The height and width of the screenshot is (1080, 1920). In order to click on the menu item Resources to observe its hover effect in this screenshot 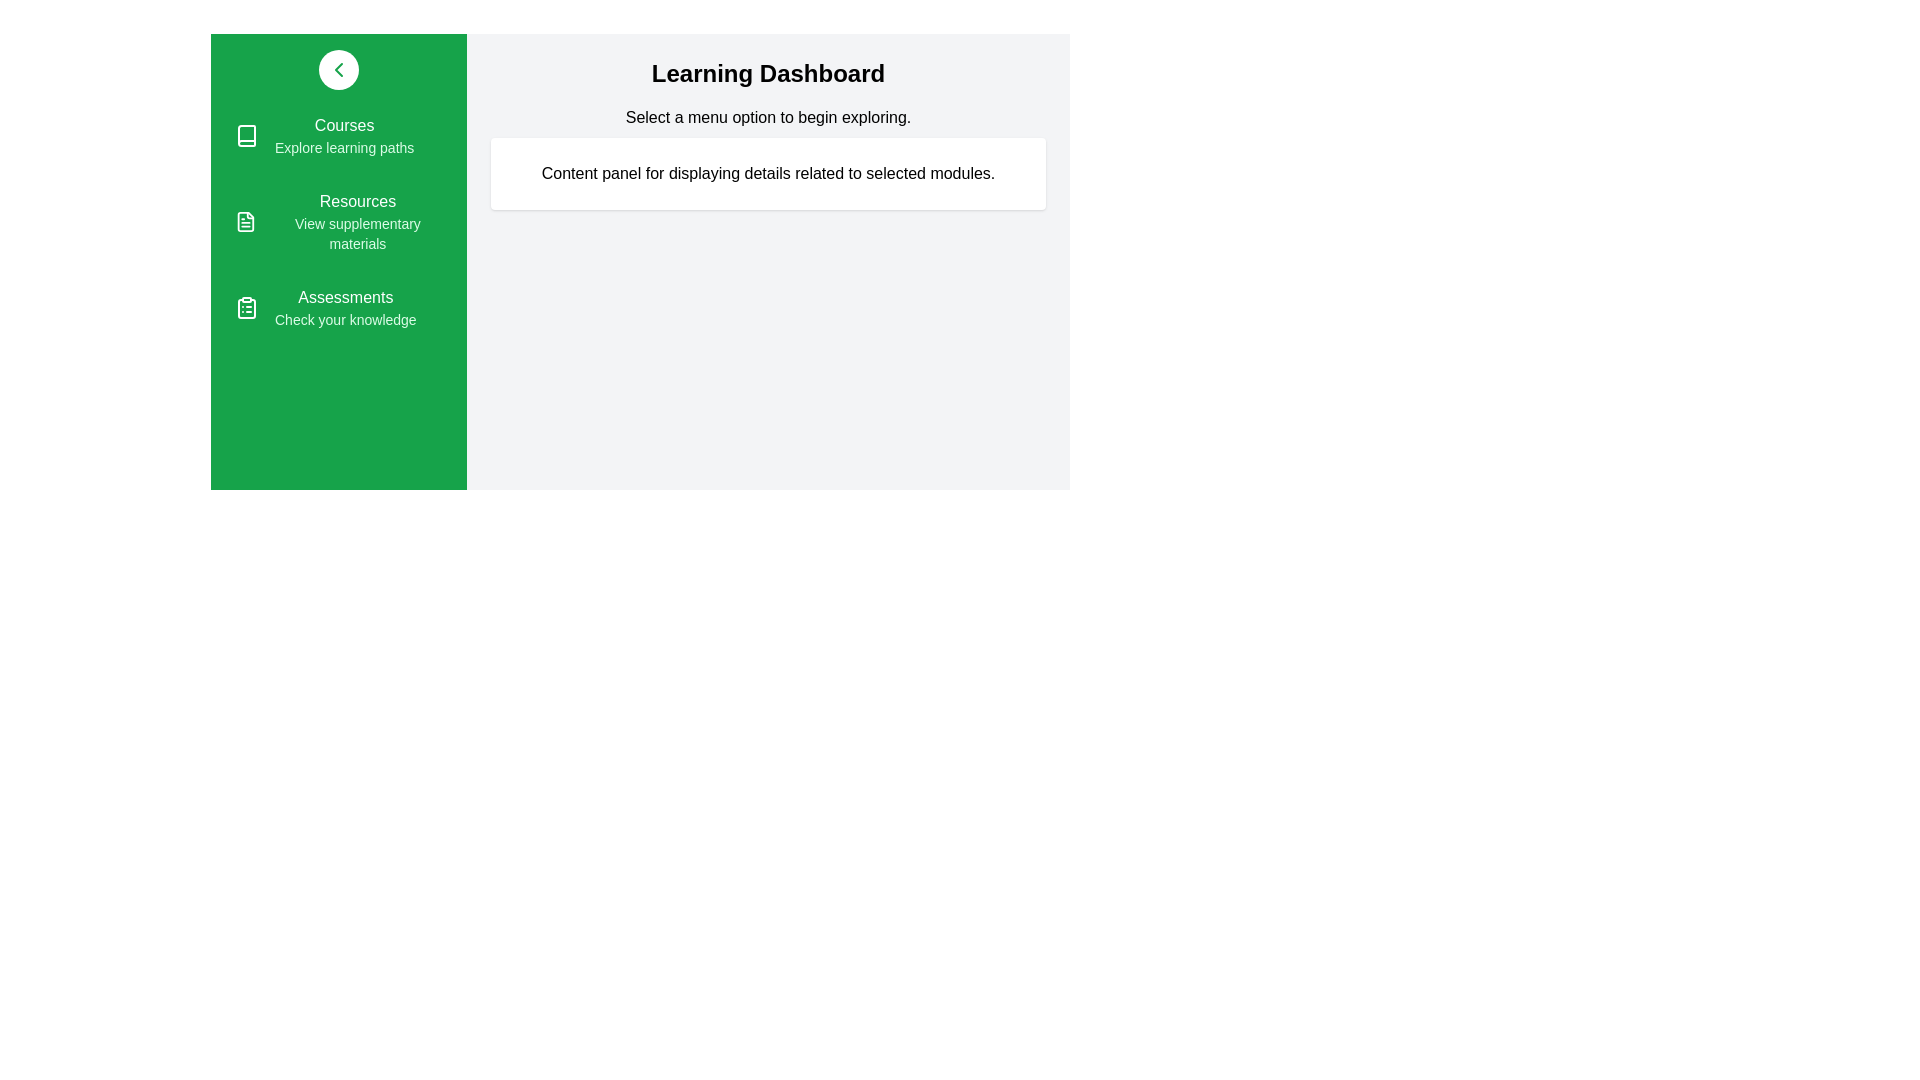, I will do `click(339, 222)`.